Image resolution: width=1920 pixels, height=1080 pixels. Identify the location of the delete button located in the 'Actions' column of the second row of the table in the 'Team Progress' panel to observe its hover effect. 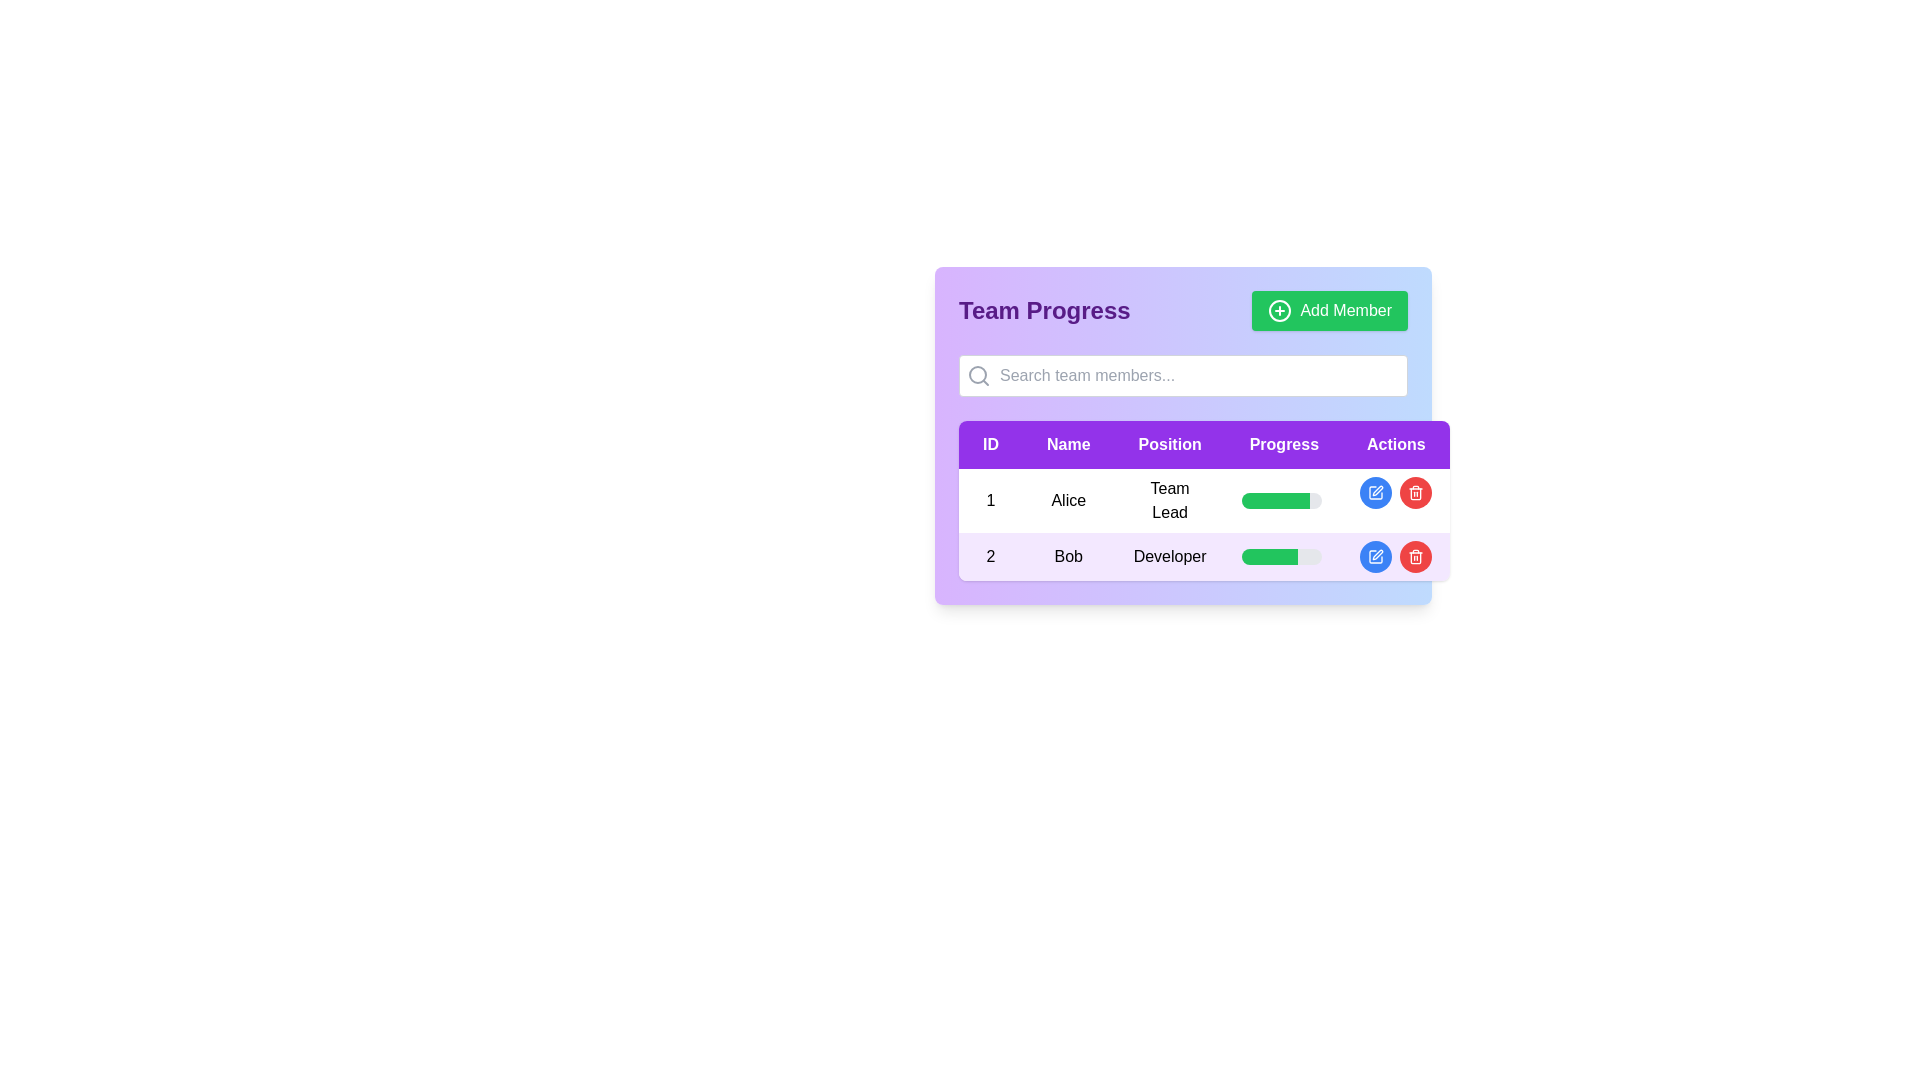
(1415, 493).